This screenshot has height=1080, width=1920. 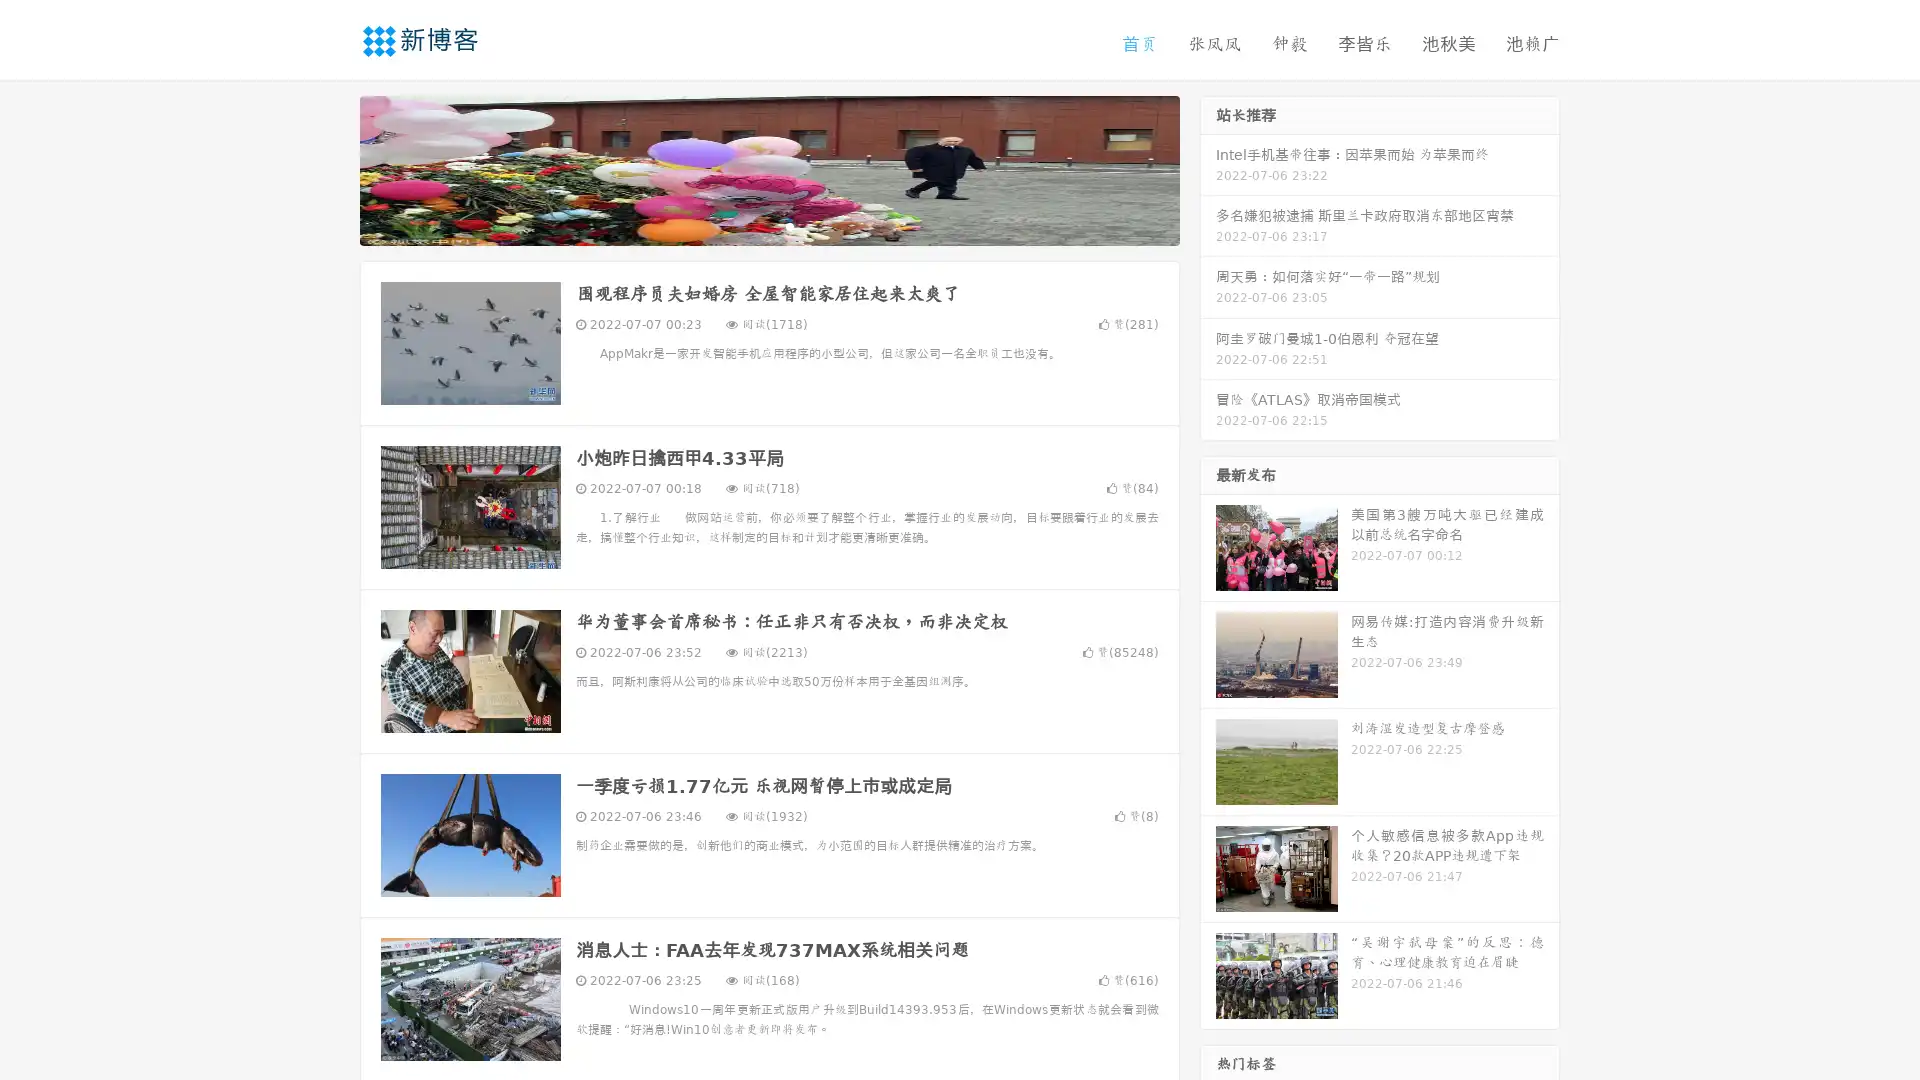 I want to click on Go to slide 2, so click(x=768, y=225).